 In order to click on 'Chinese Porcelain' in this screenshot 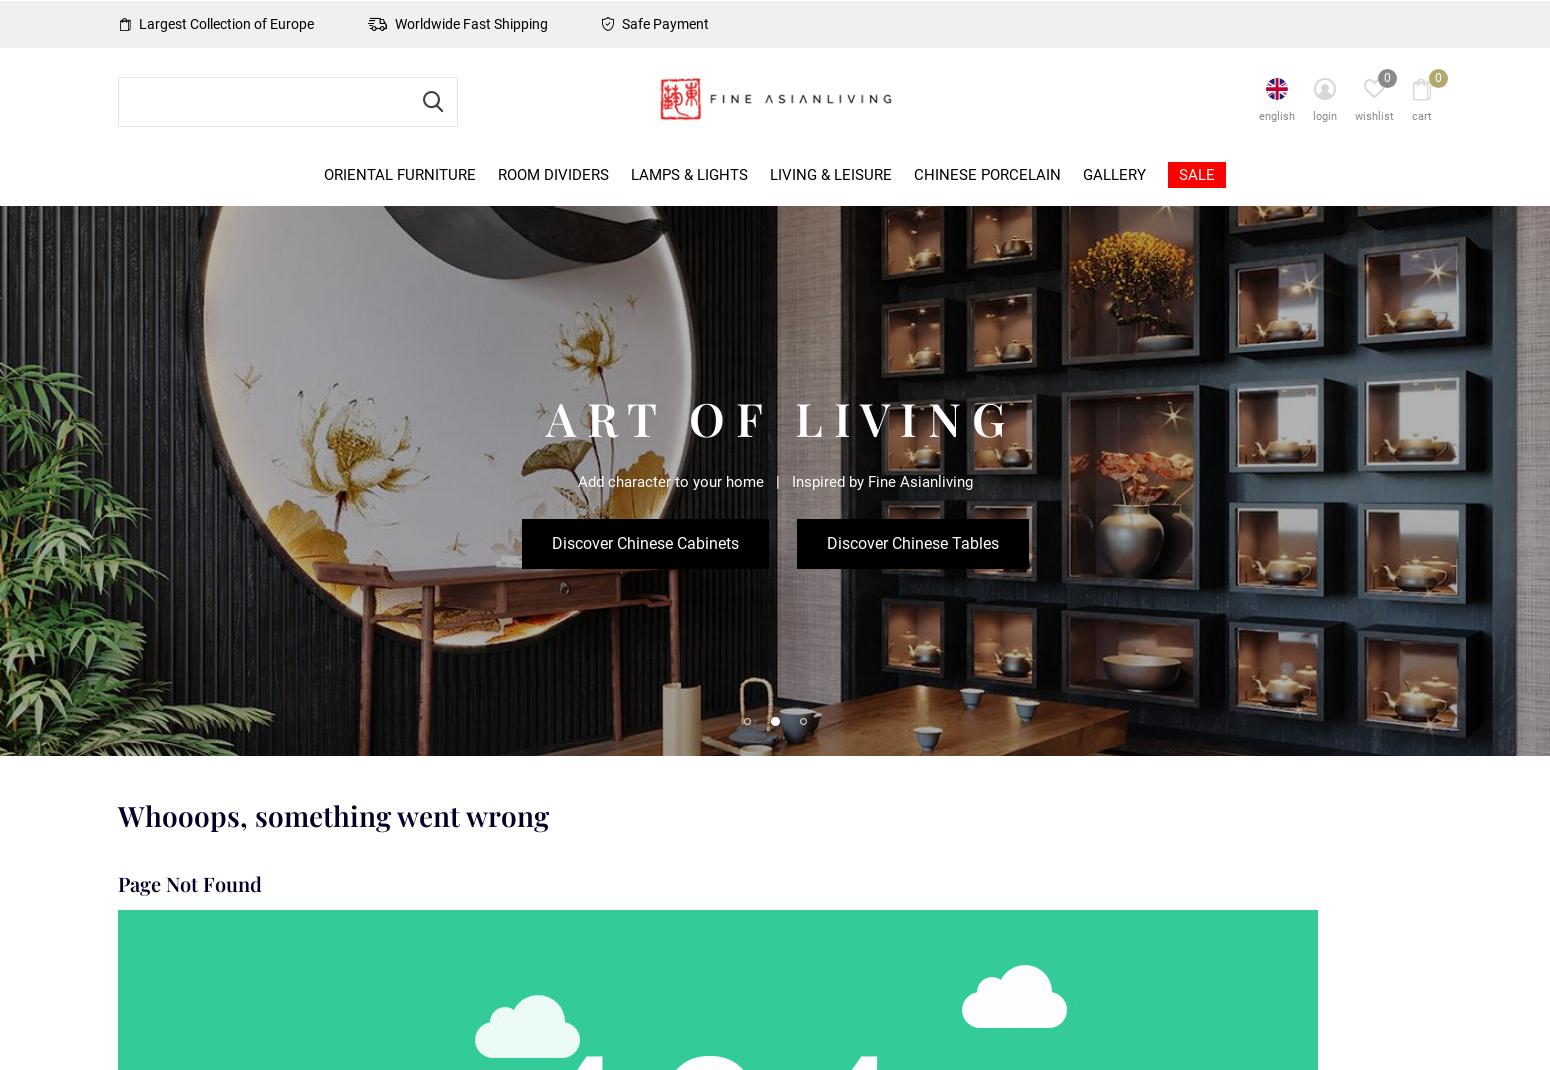, I will do `click(986, 173)`.